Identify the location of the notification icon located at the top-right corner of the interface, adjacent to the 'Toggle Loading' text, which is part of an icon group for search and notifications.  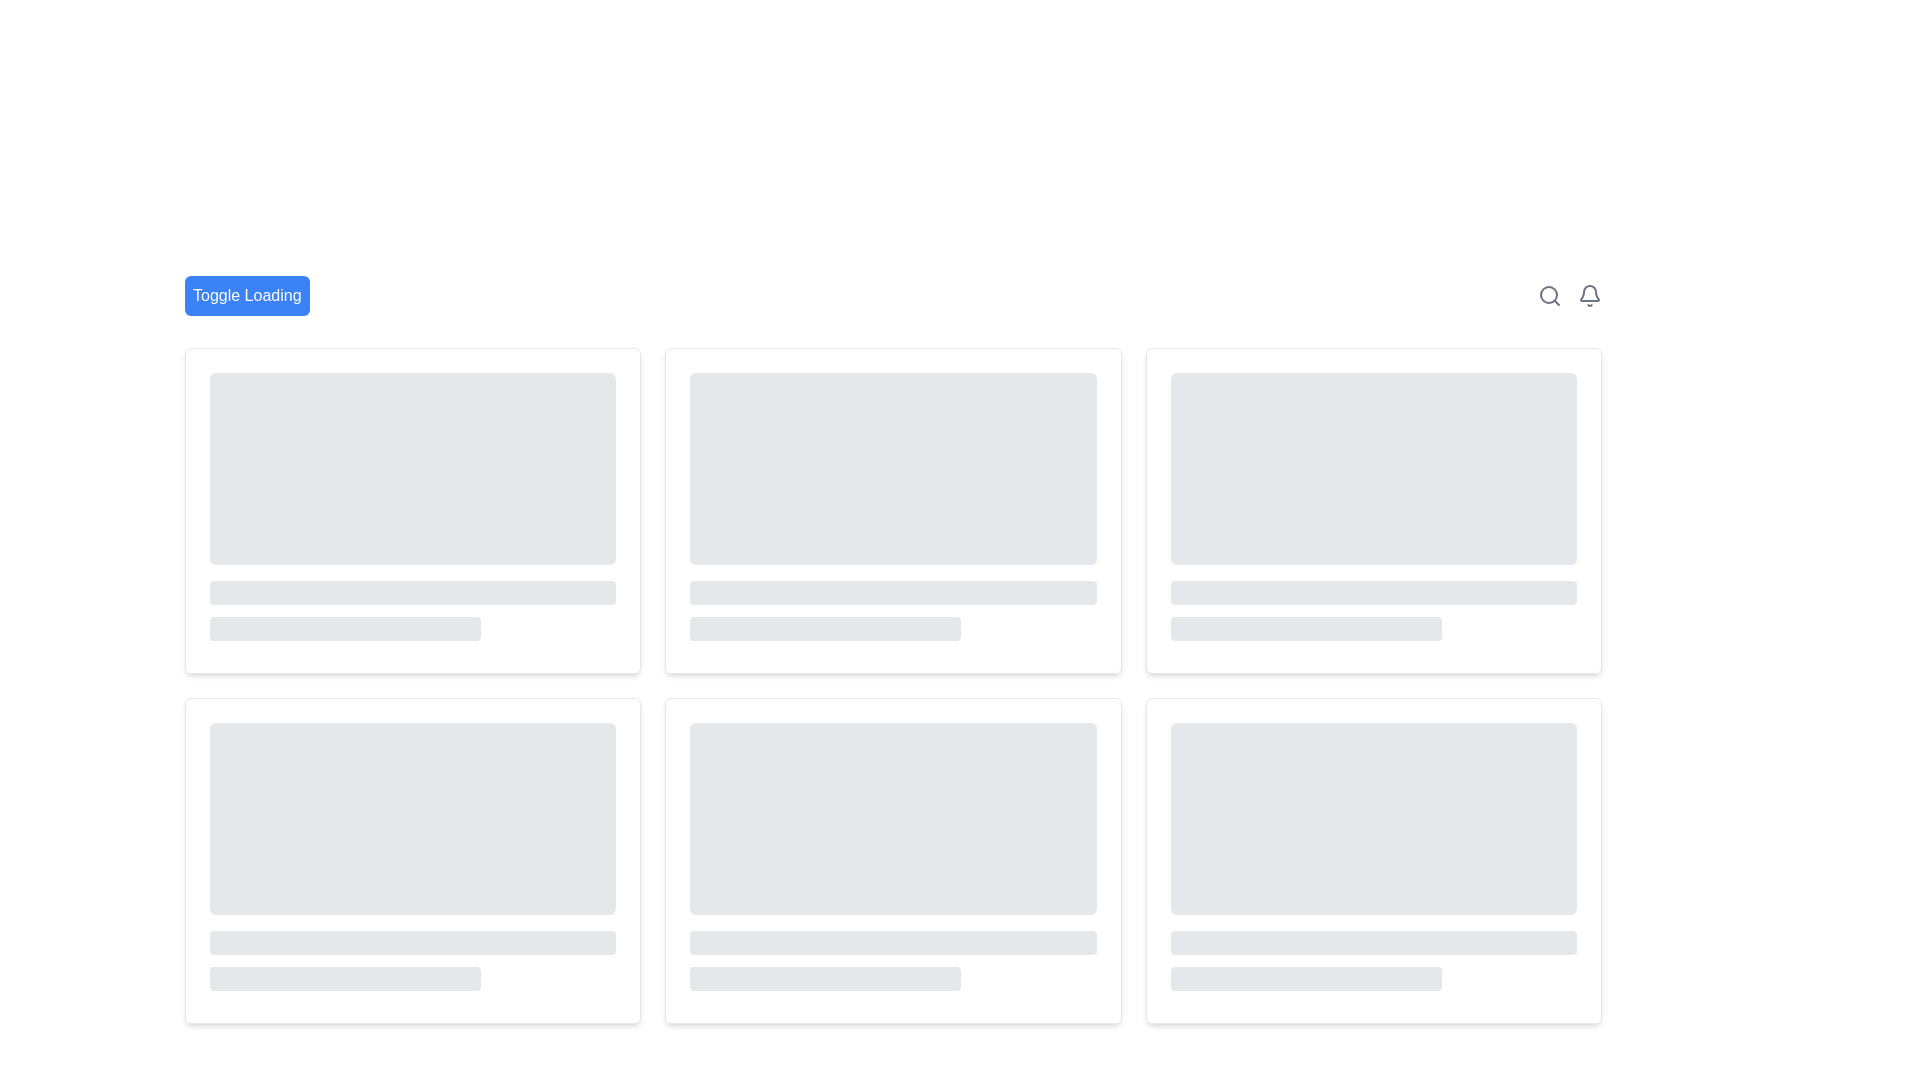
(1568, 296).